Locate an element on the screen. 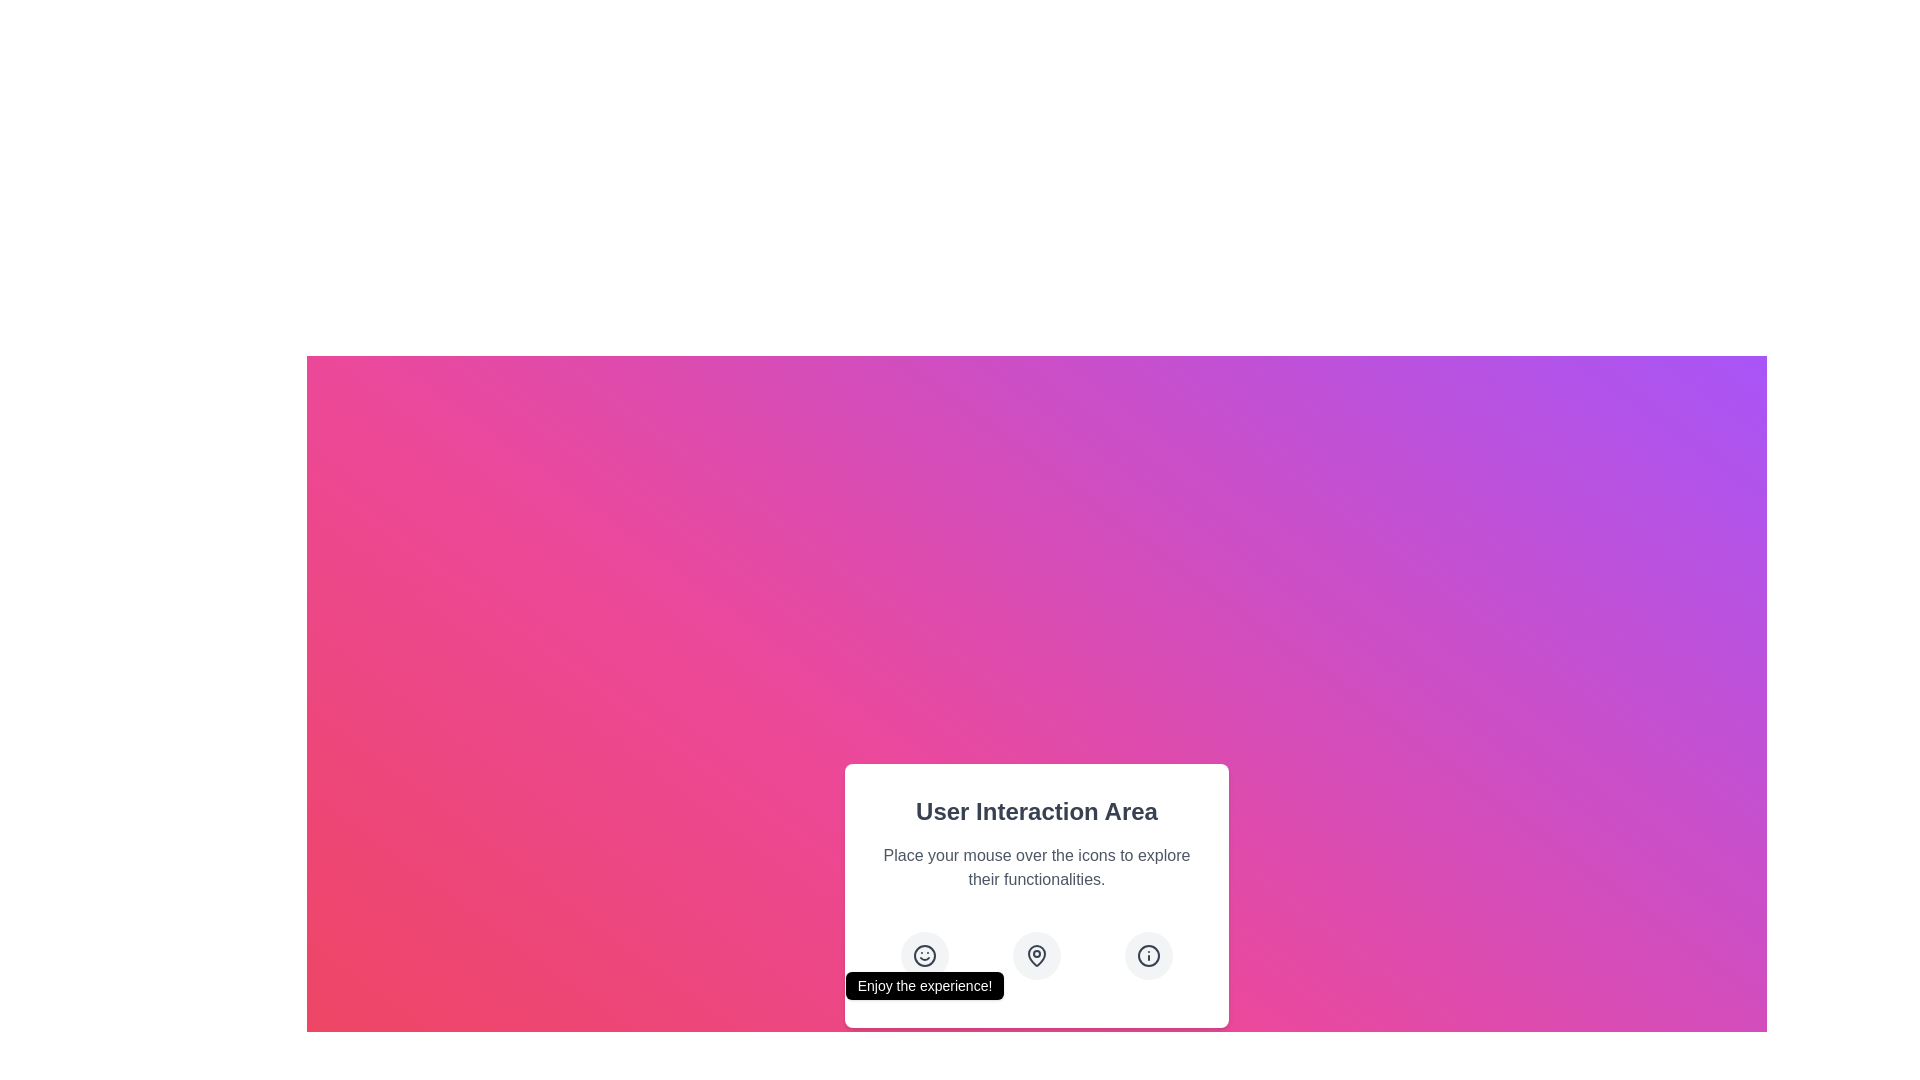  the circular information button with a light gray background located in the lower-right corner of the User Interaction Area panel is located at coordinates (1148, 955).